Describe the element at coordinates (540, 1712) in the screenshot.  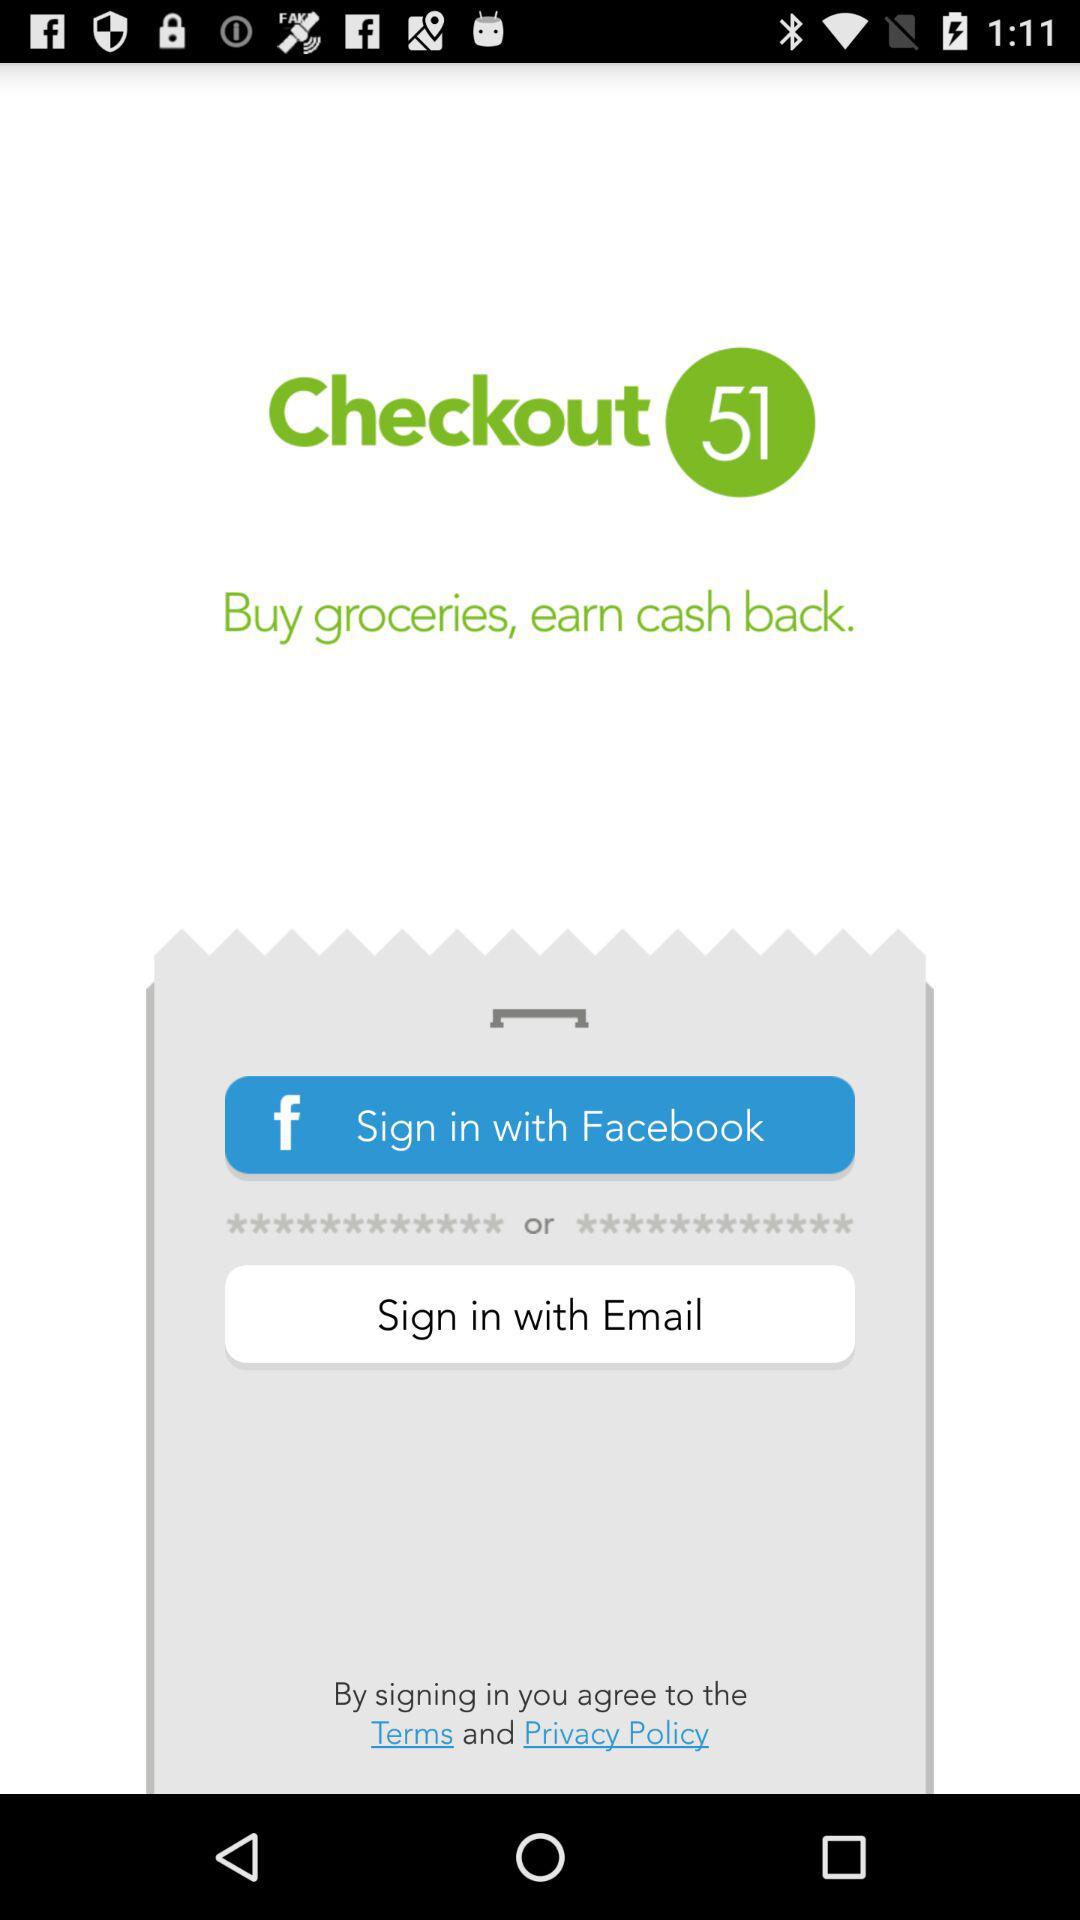
I see `by signing in app` at that location.